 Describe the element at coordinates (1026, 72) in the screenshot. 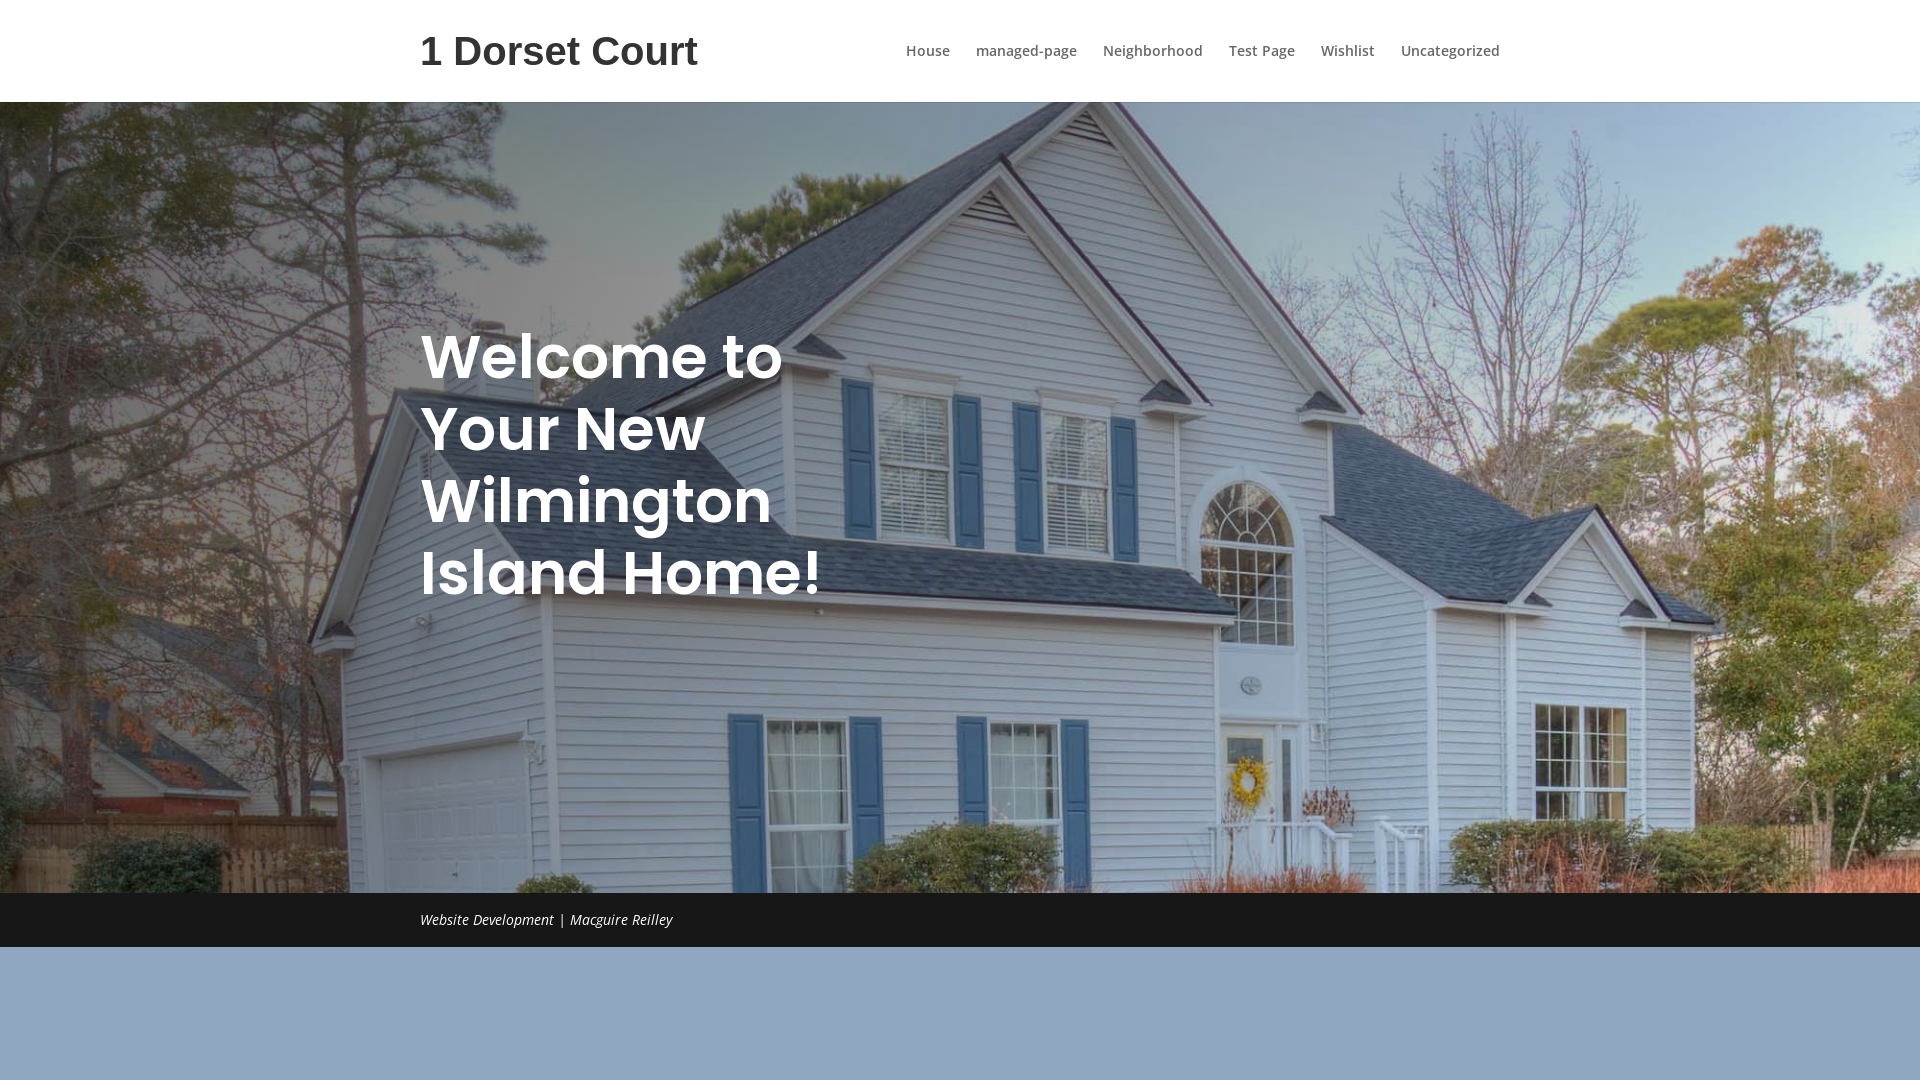

I see `'managed-page'` at that location.